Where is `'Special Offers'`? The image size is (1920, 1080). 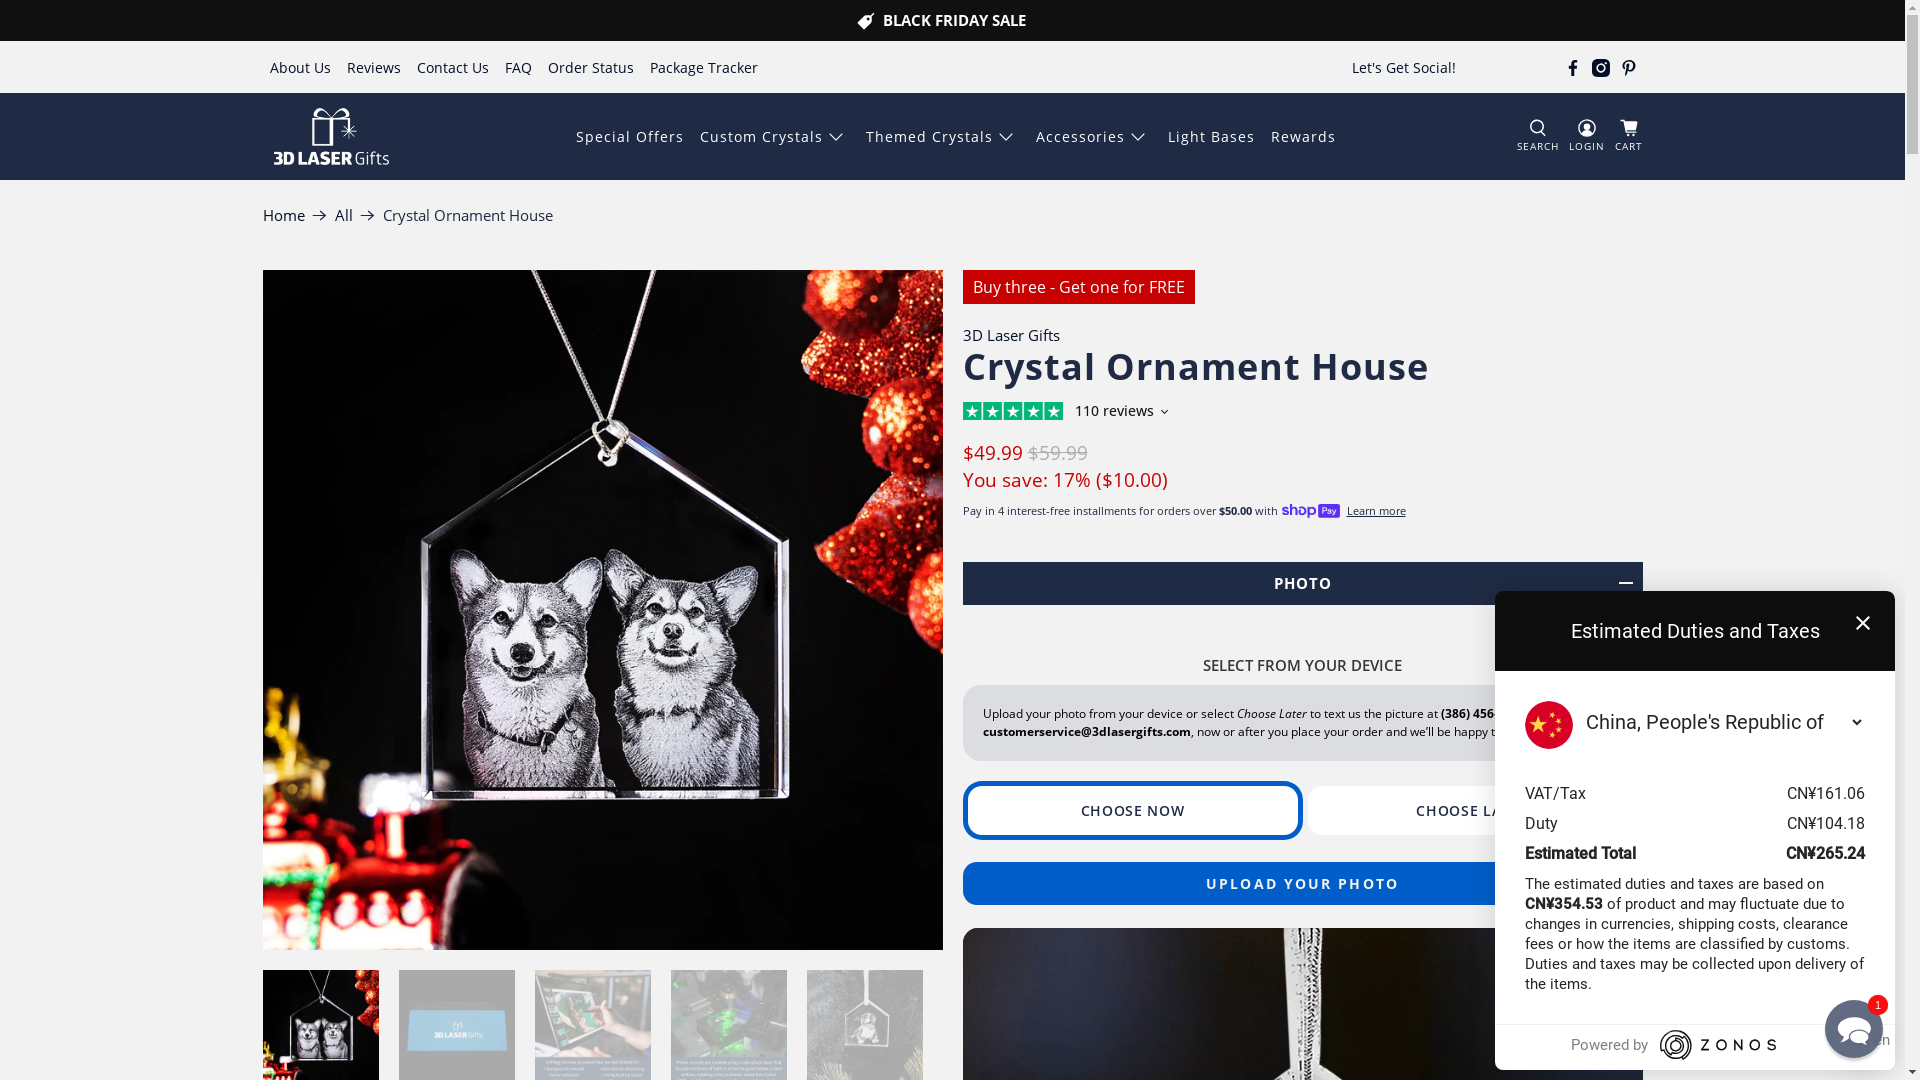 'Special Offers' is located at coordinates (628, 135).